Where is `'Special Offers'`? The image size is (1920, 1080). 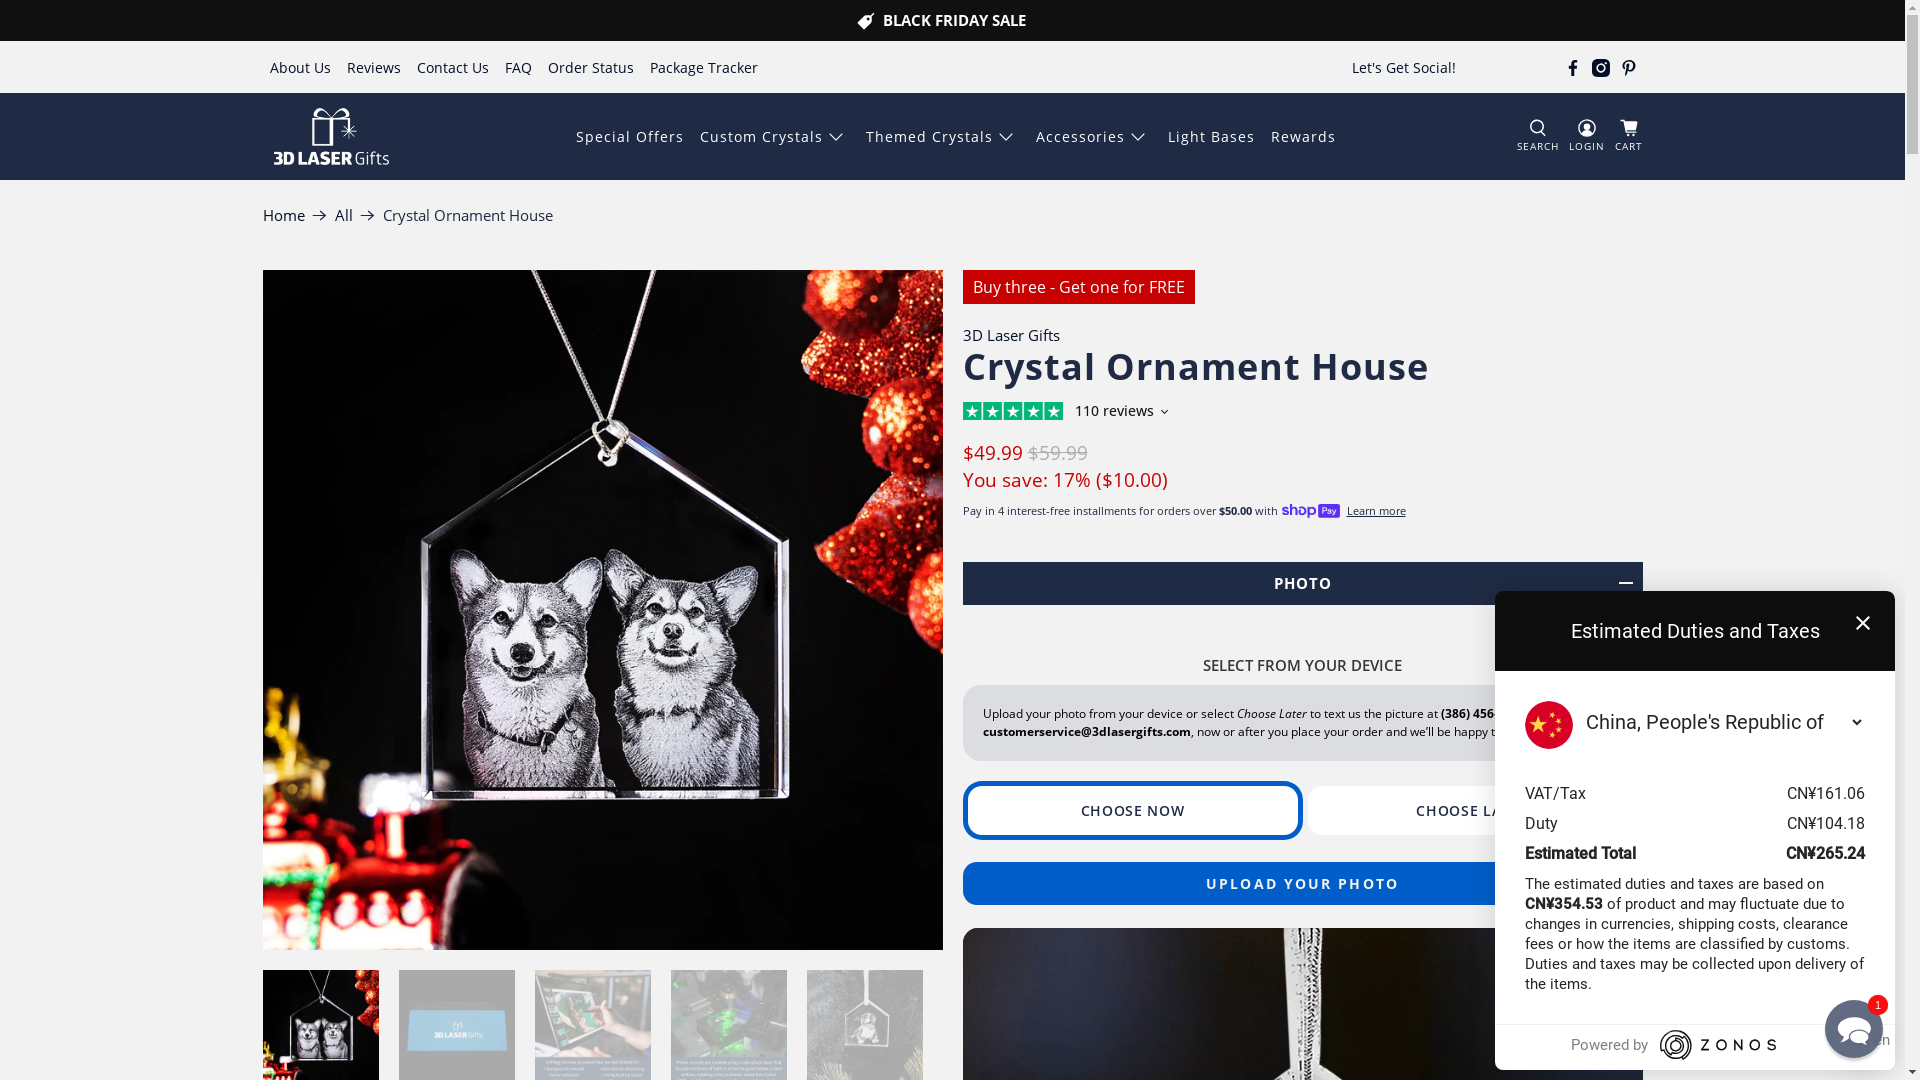 'Special Offers' is located at coordinates (628, 135).